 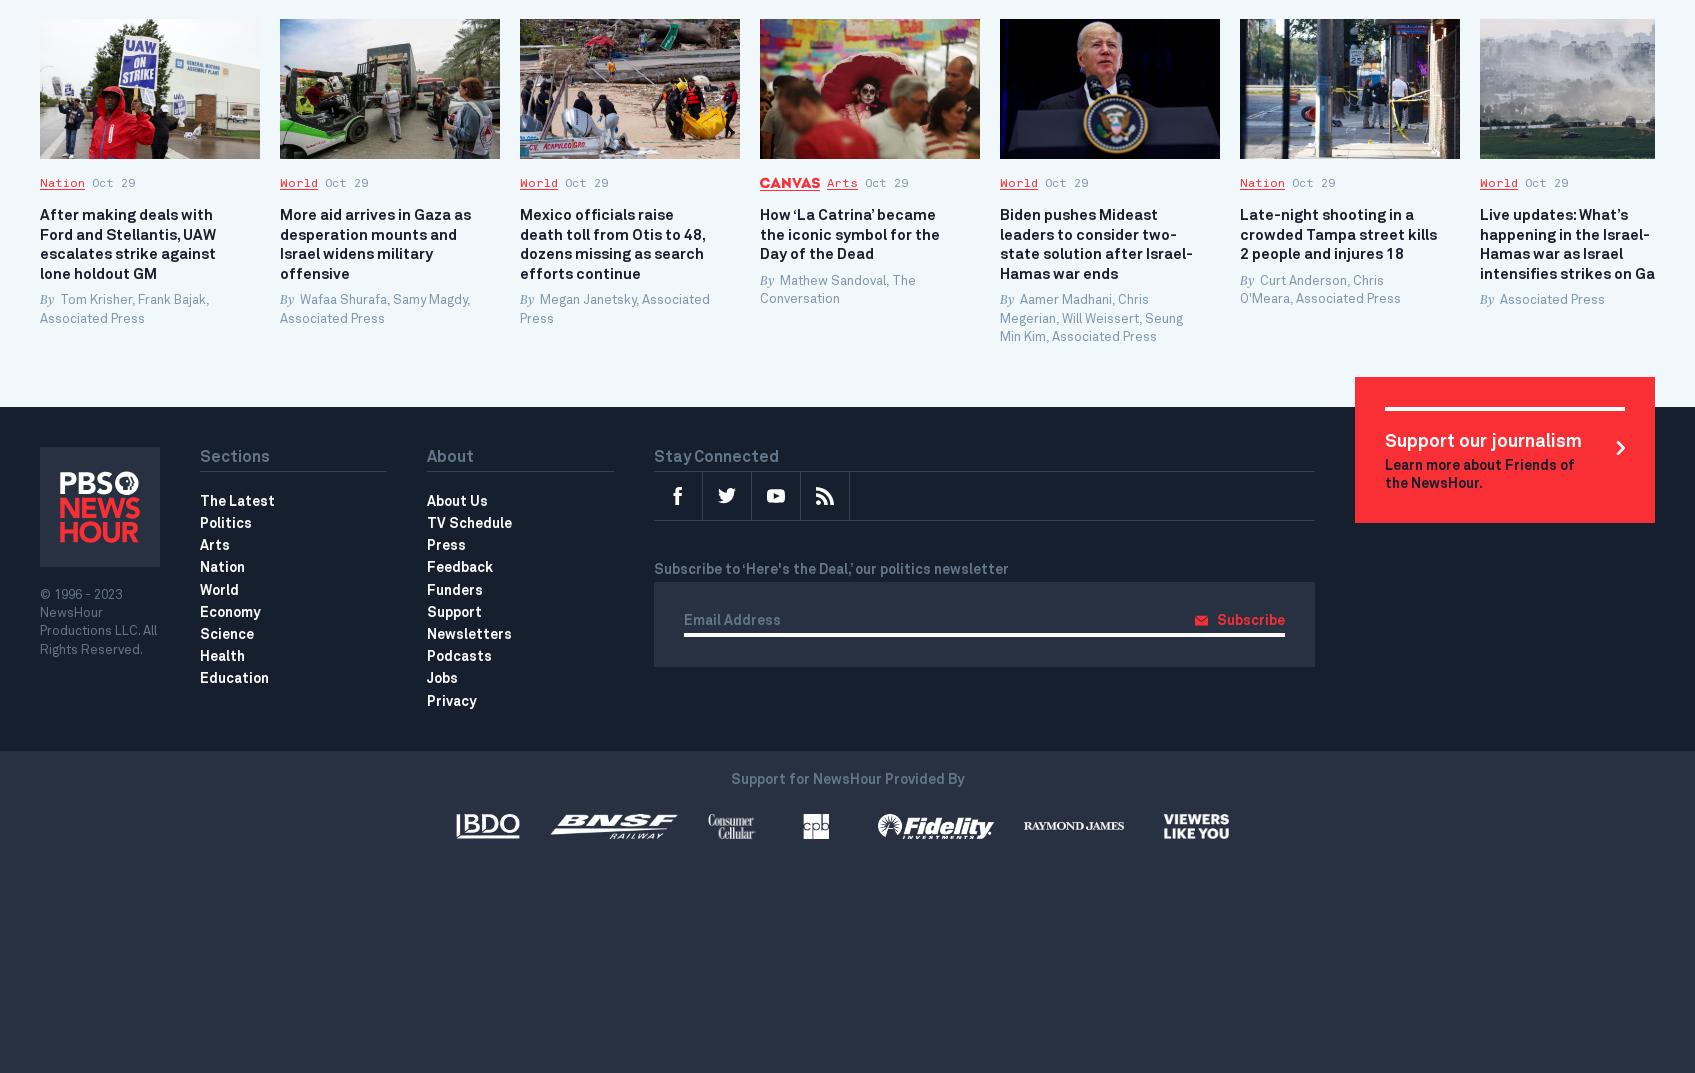 What do you see at coordinates (221, 655) in the screenshot?
I see `'Health'` at bounding box center [221, 655].